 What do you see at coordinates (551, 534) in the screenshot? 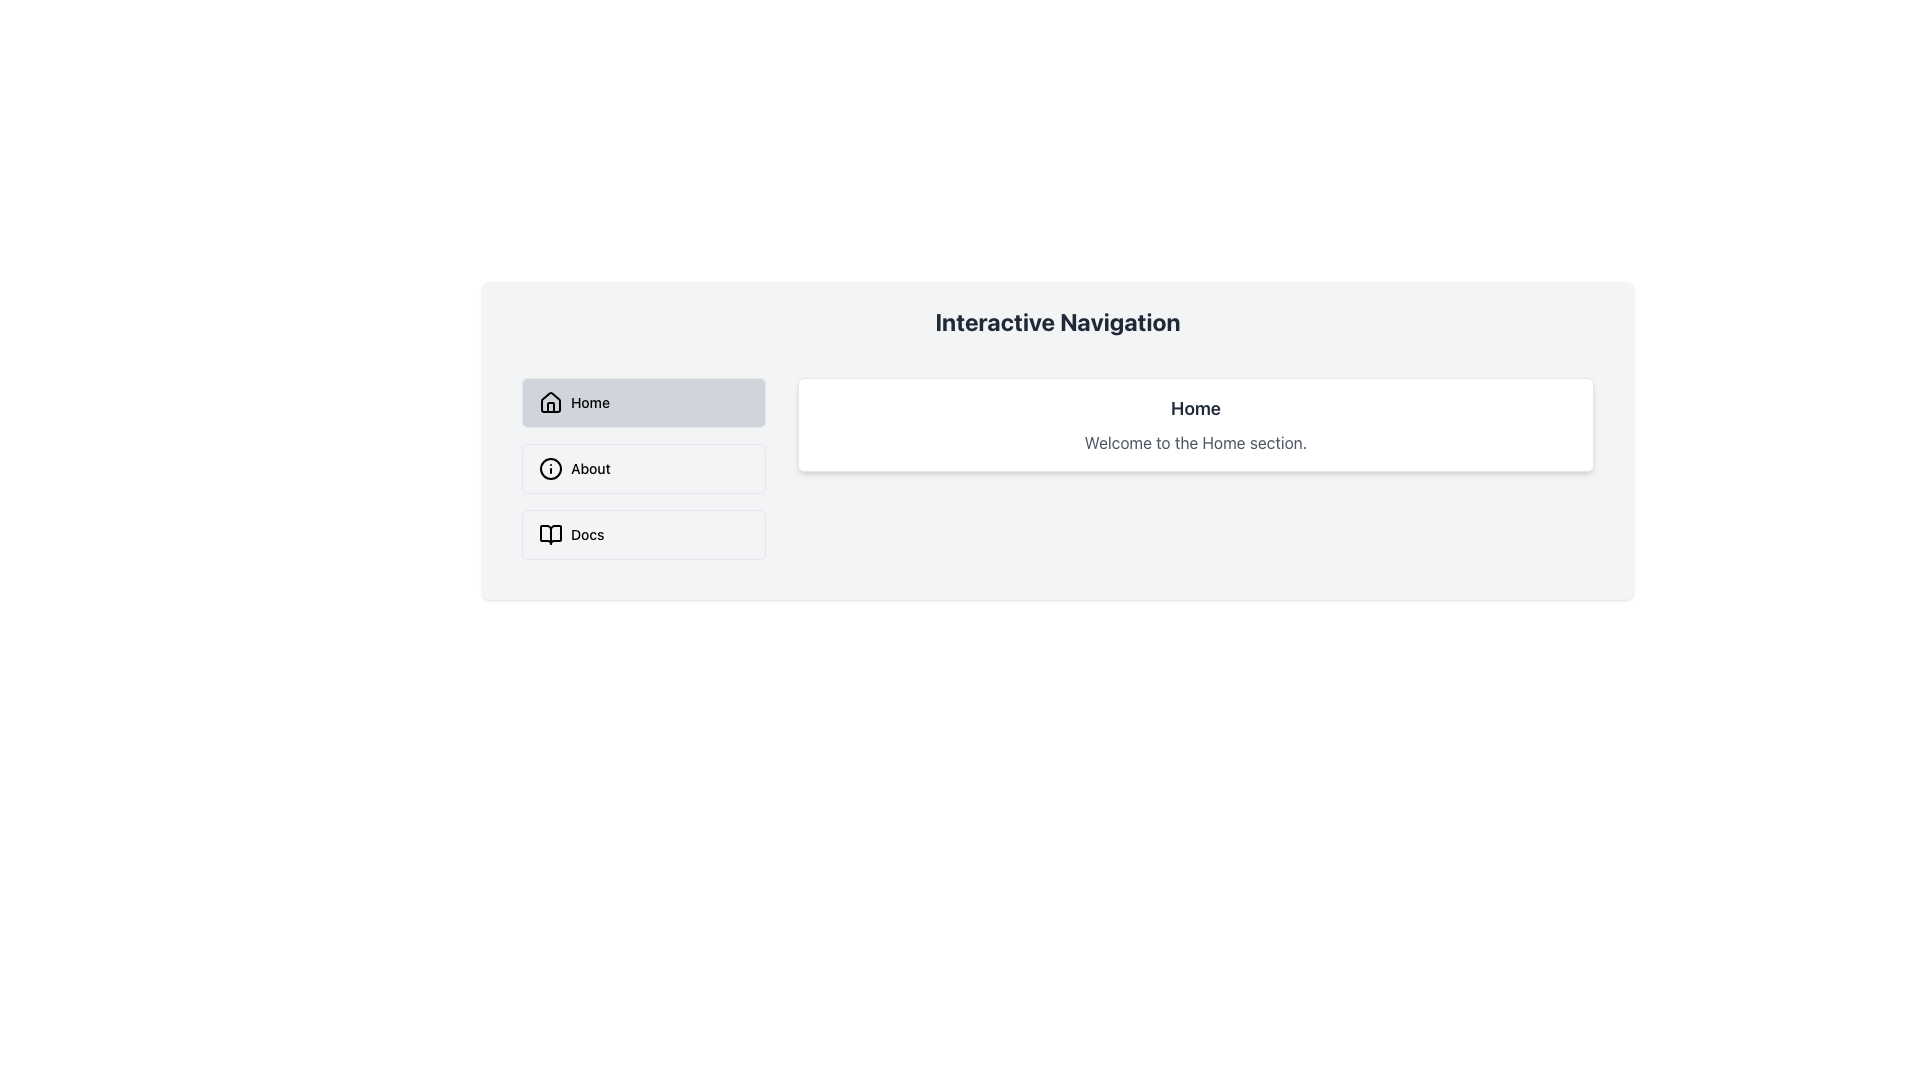
I see `the documentation icon located to the left of the 'Docs' button in the navigation menu` at bounding box center [551, 534].